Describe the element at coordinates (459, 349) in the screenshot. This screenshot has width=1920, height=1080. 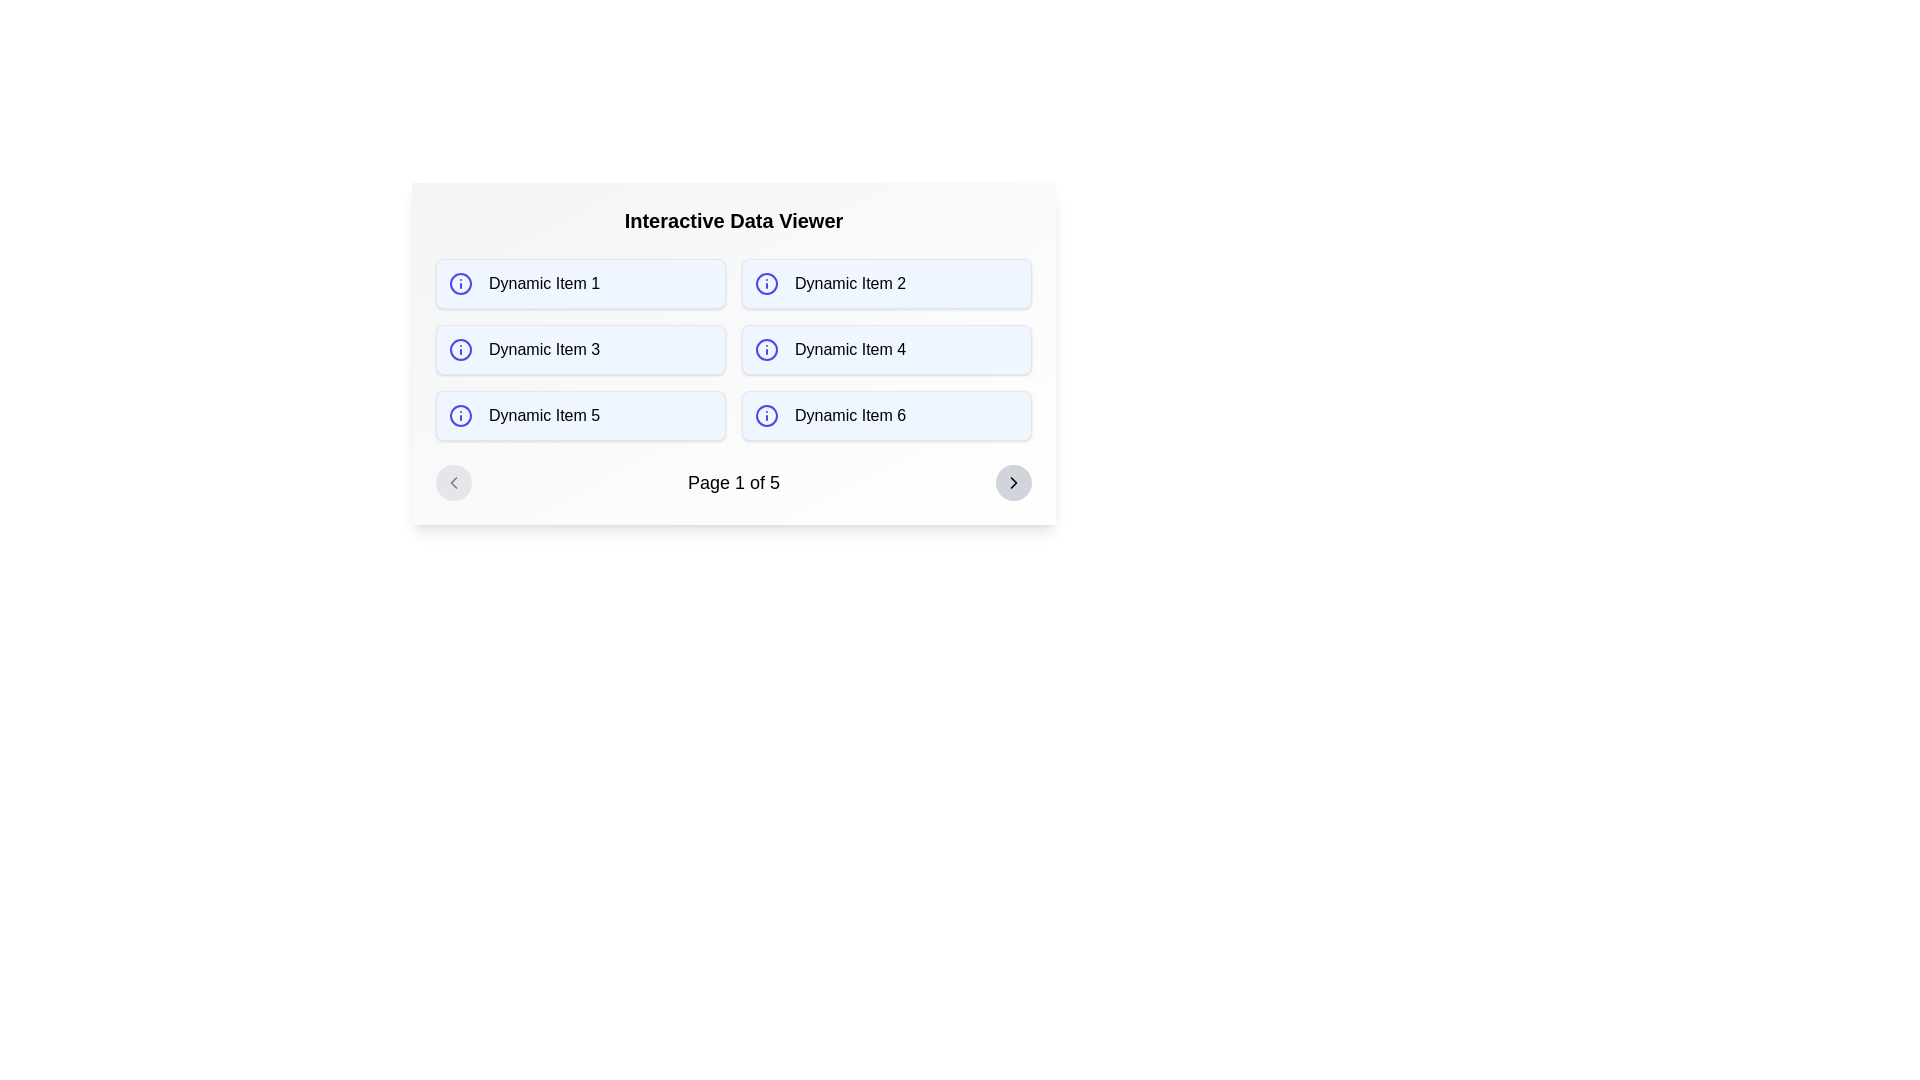
I see `the central SVG Circle element that is part of the icon aligned to the left of 'Dynamic Item 3'` at that location.